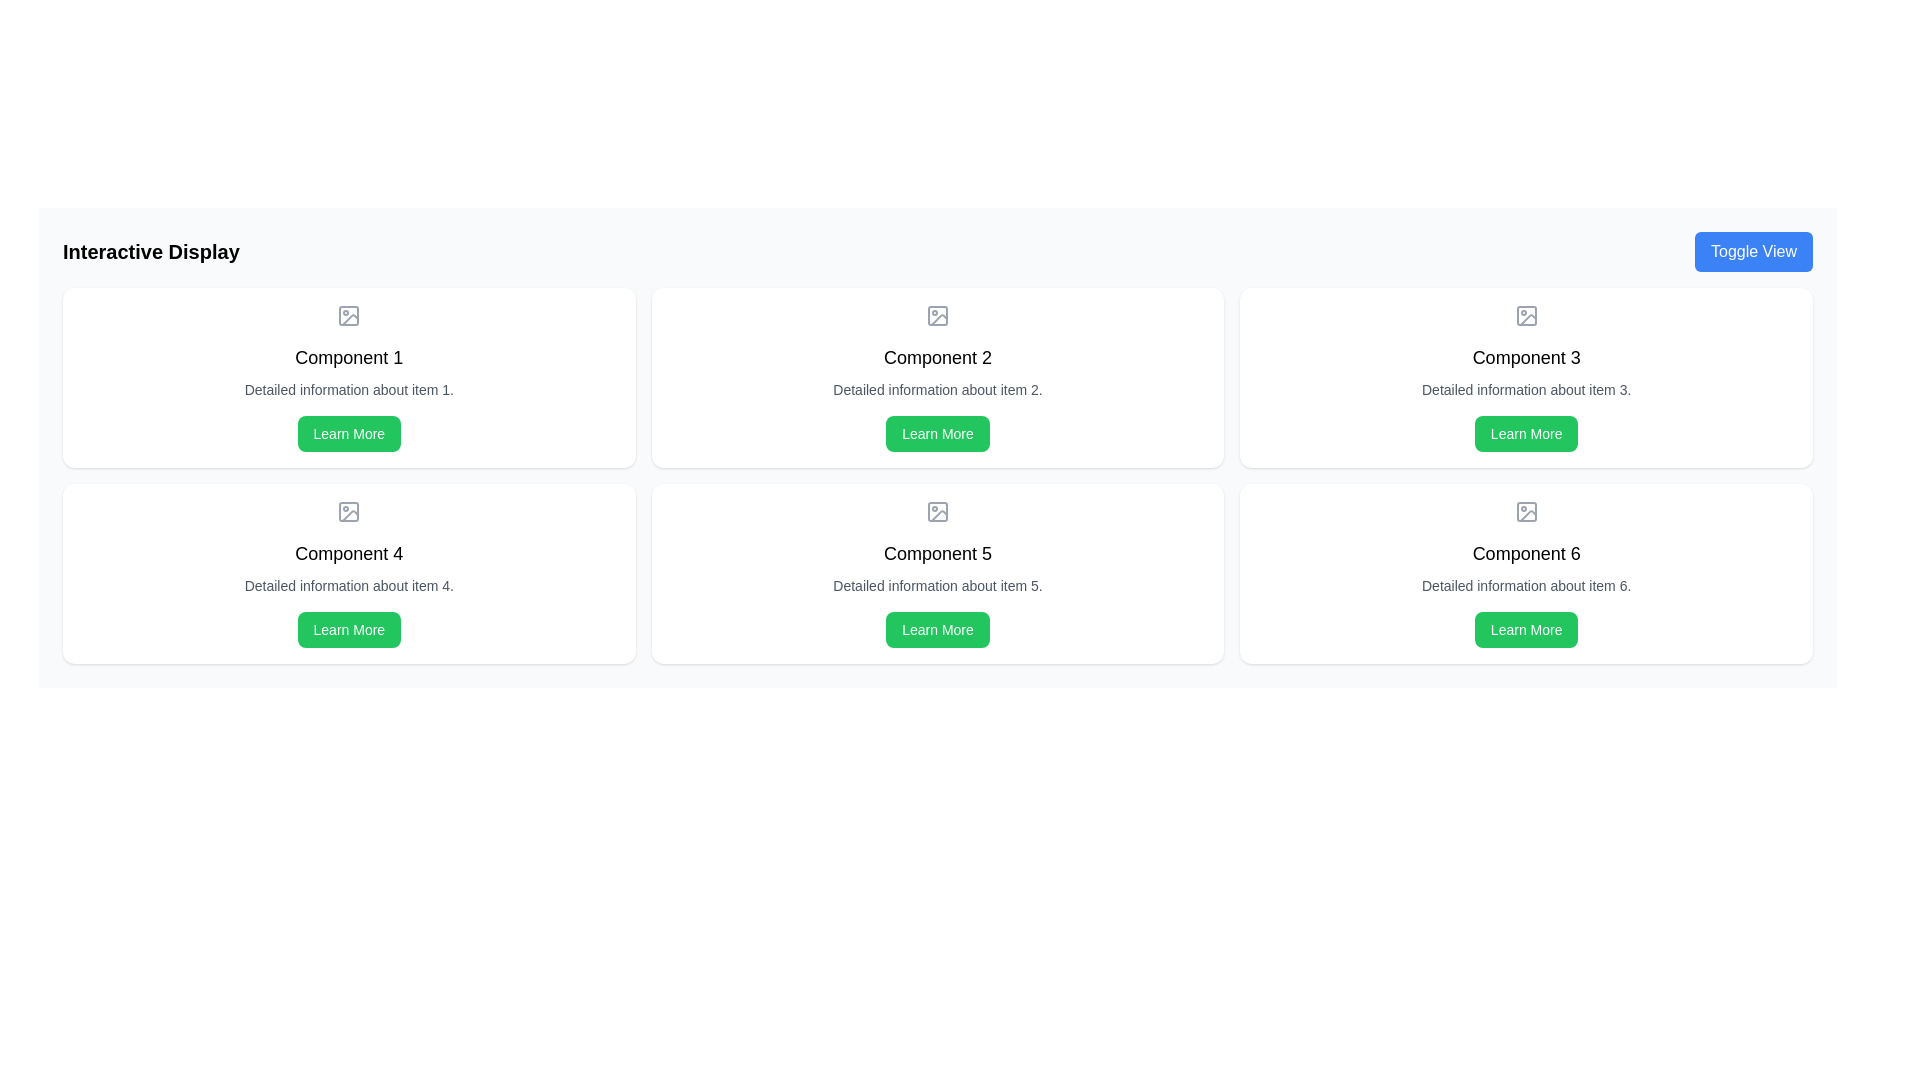 The height and width of the screenshot is (1080, 1920). I want to click on the text label providing additional information for the 'Component 3' card, located centrally within the card above the 'Learn More' button, so click(1525, 389).